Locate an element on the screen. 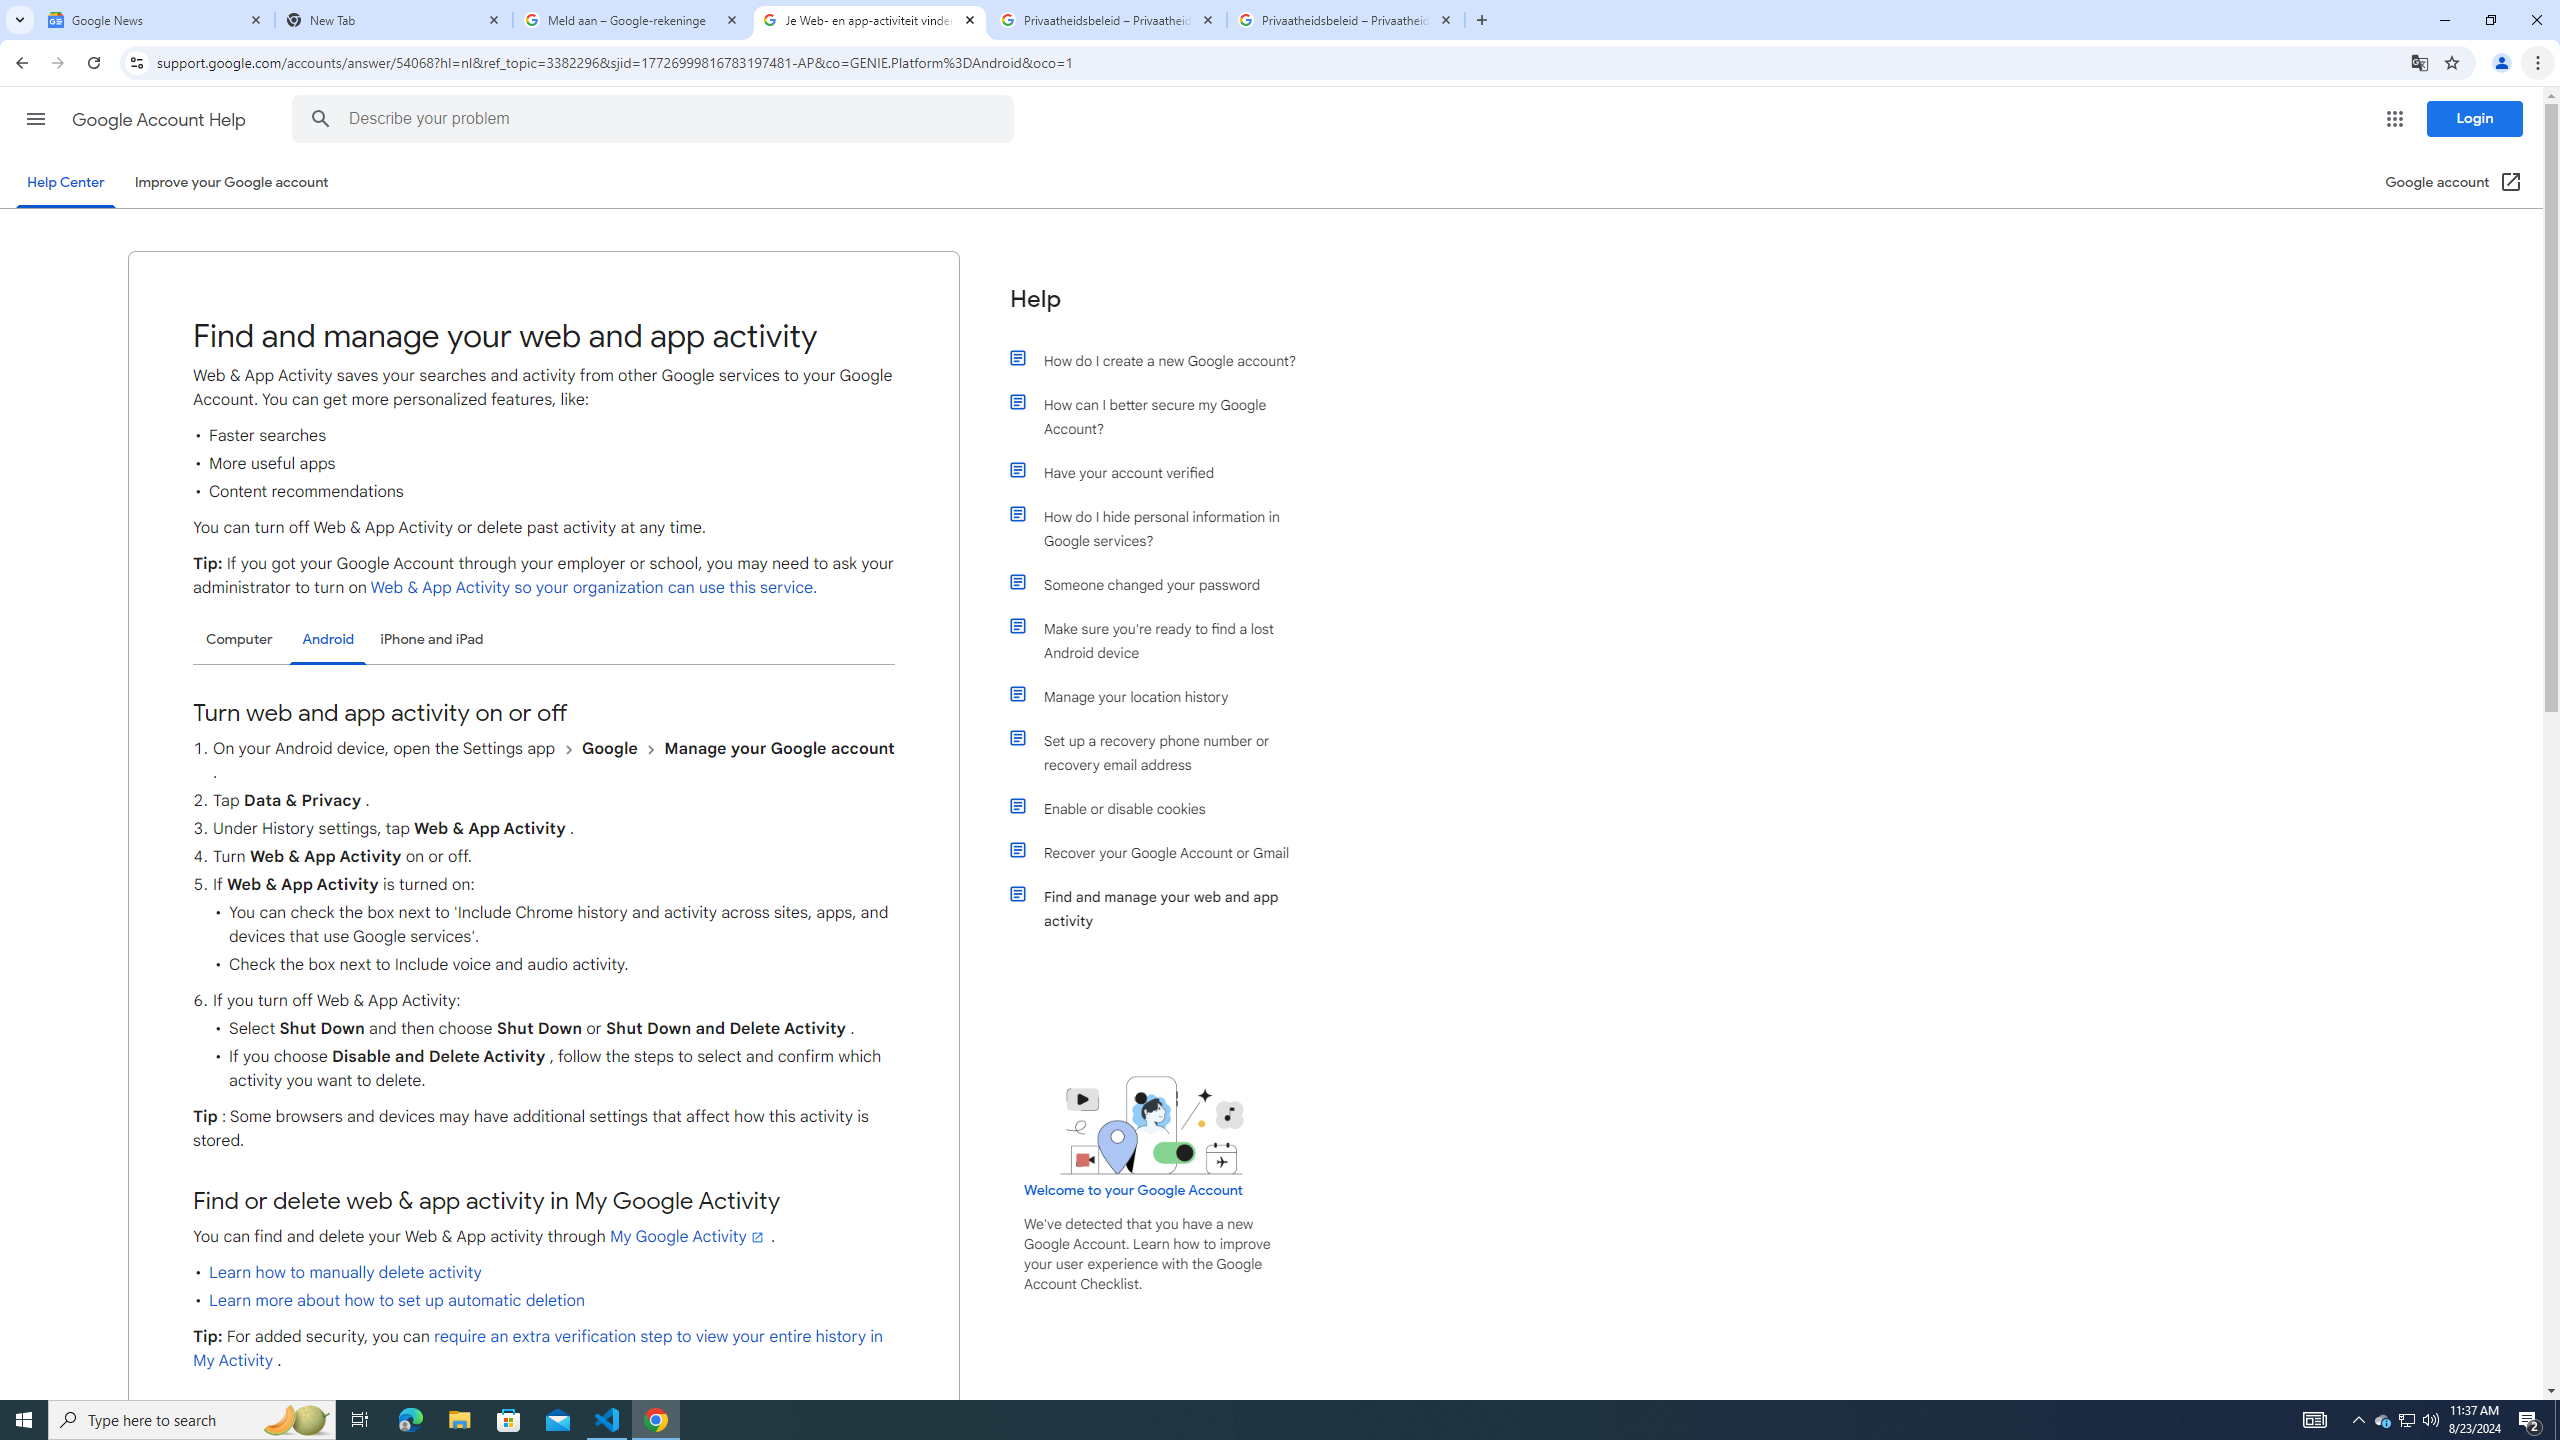  'Back' is located at coordinates (19, 62).